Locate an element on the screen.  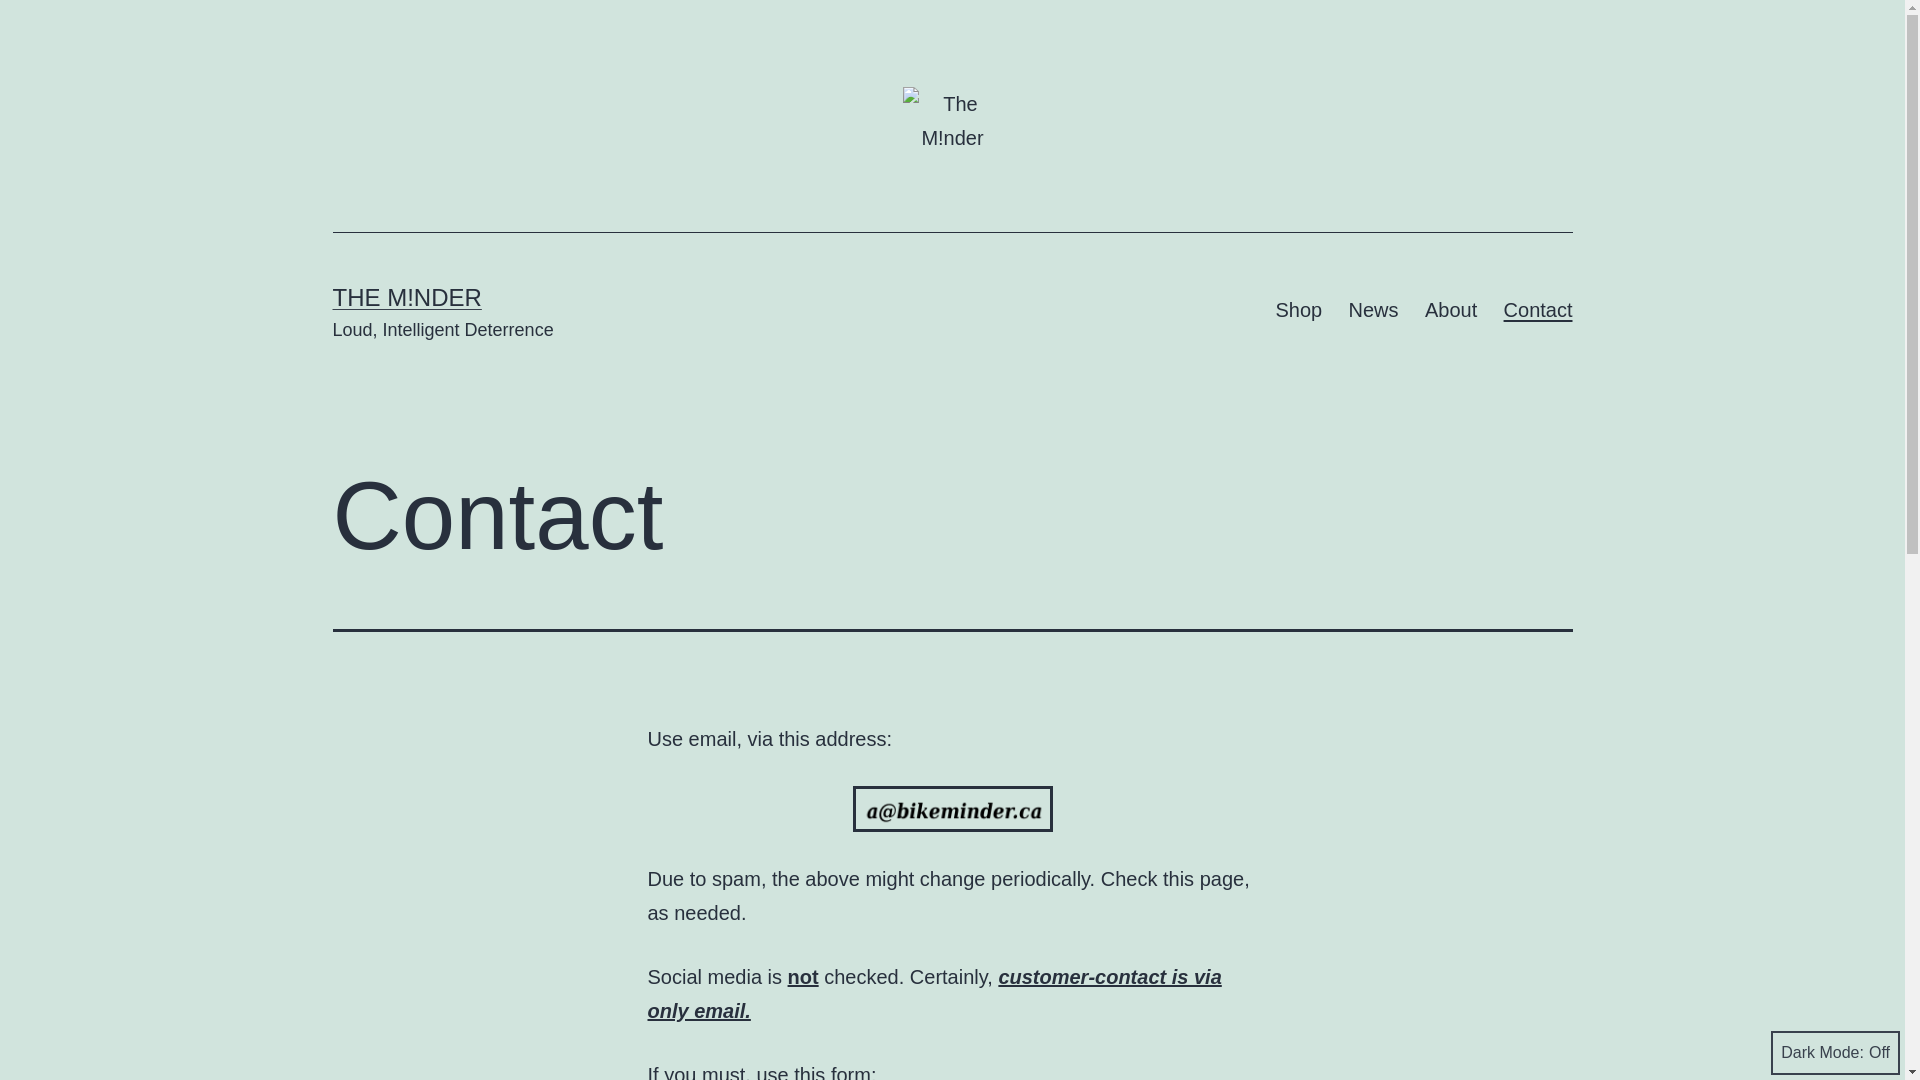
'About' is located at coordinates (1451, 310).